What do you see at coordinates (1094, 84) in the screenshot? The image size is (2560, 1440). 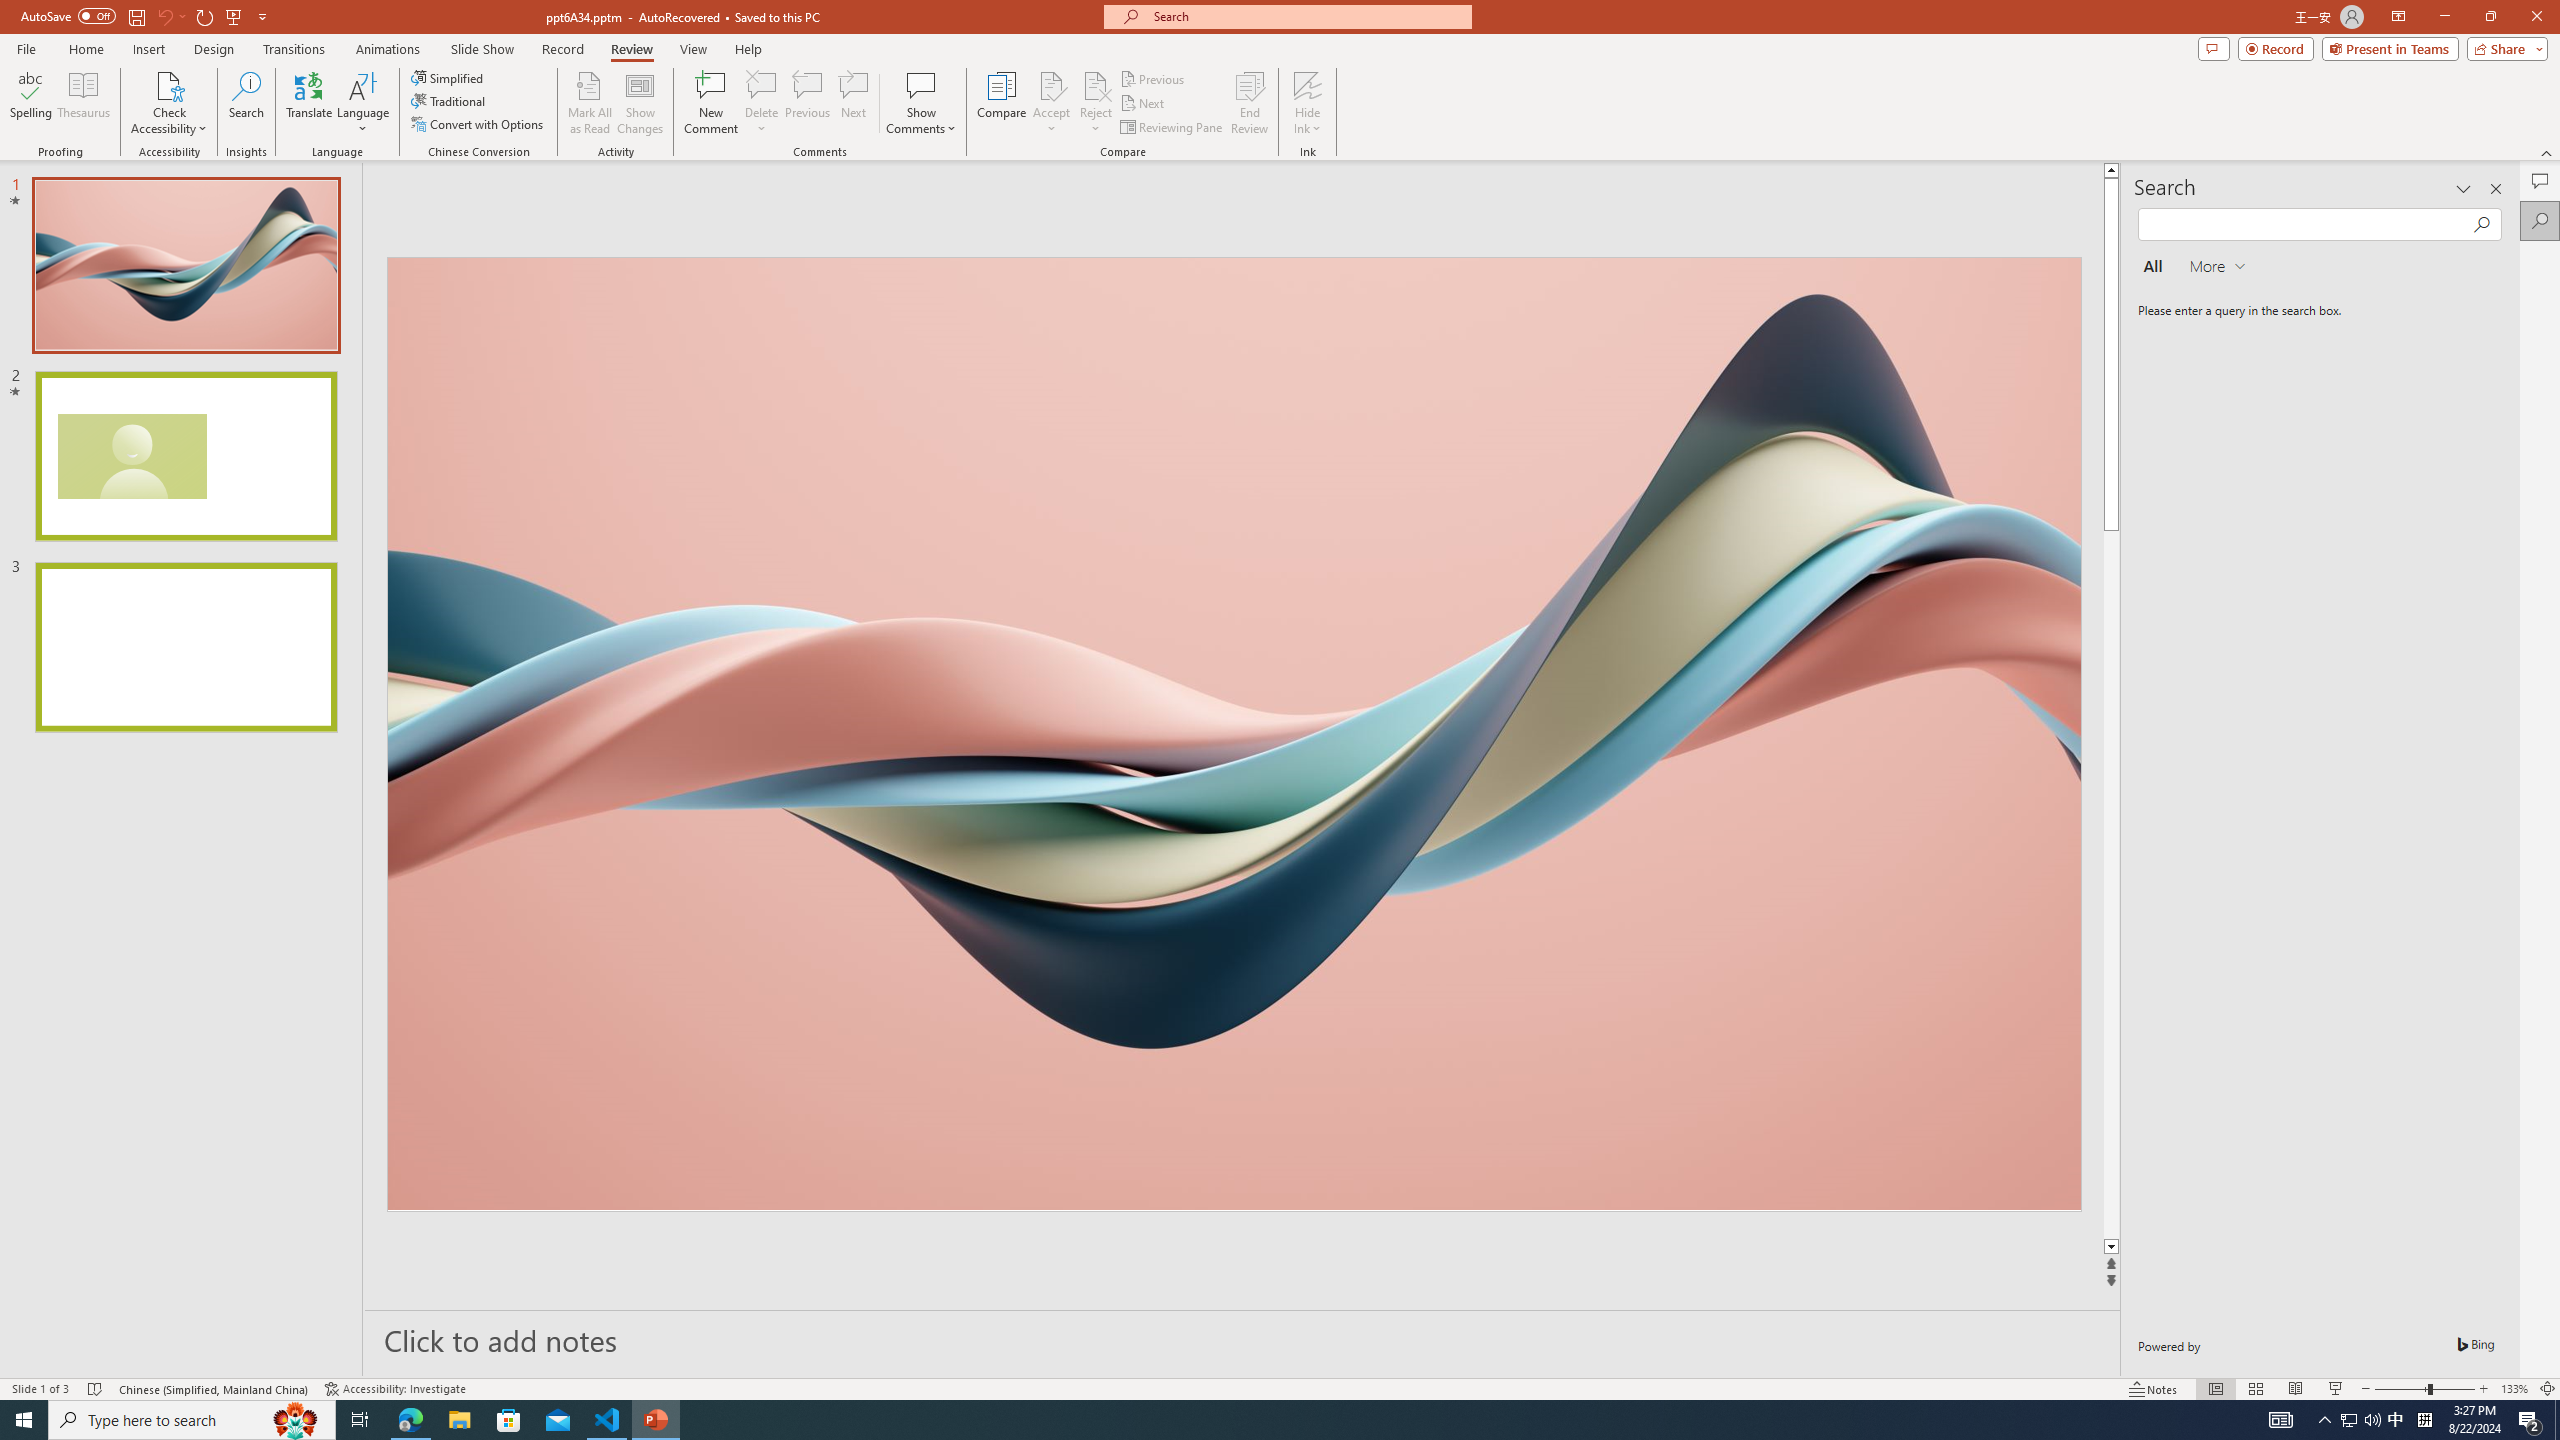 I see `'Reject Change'` at bounding box center [1094, 84].